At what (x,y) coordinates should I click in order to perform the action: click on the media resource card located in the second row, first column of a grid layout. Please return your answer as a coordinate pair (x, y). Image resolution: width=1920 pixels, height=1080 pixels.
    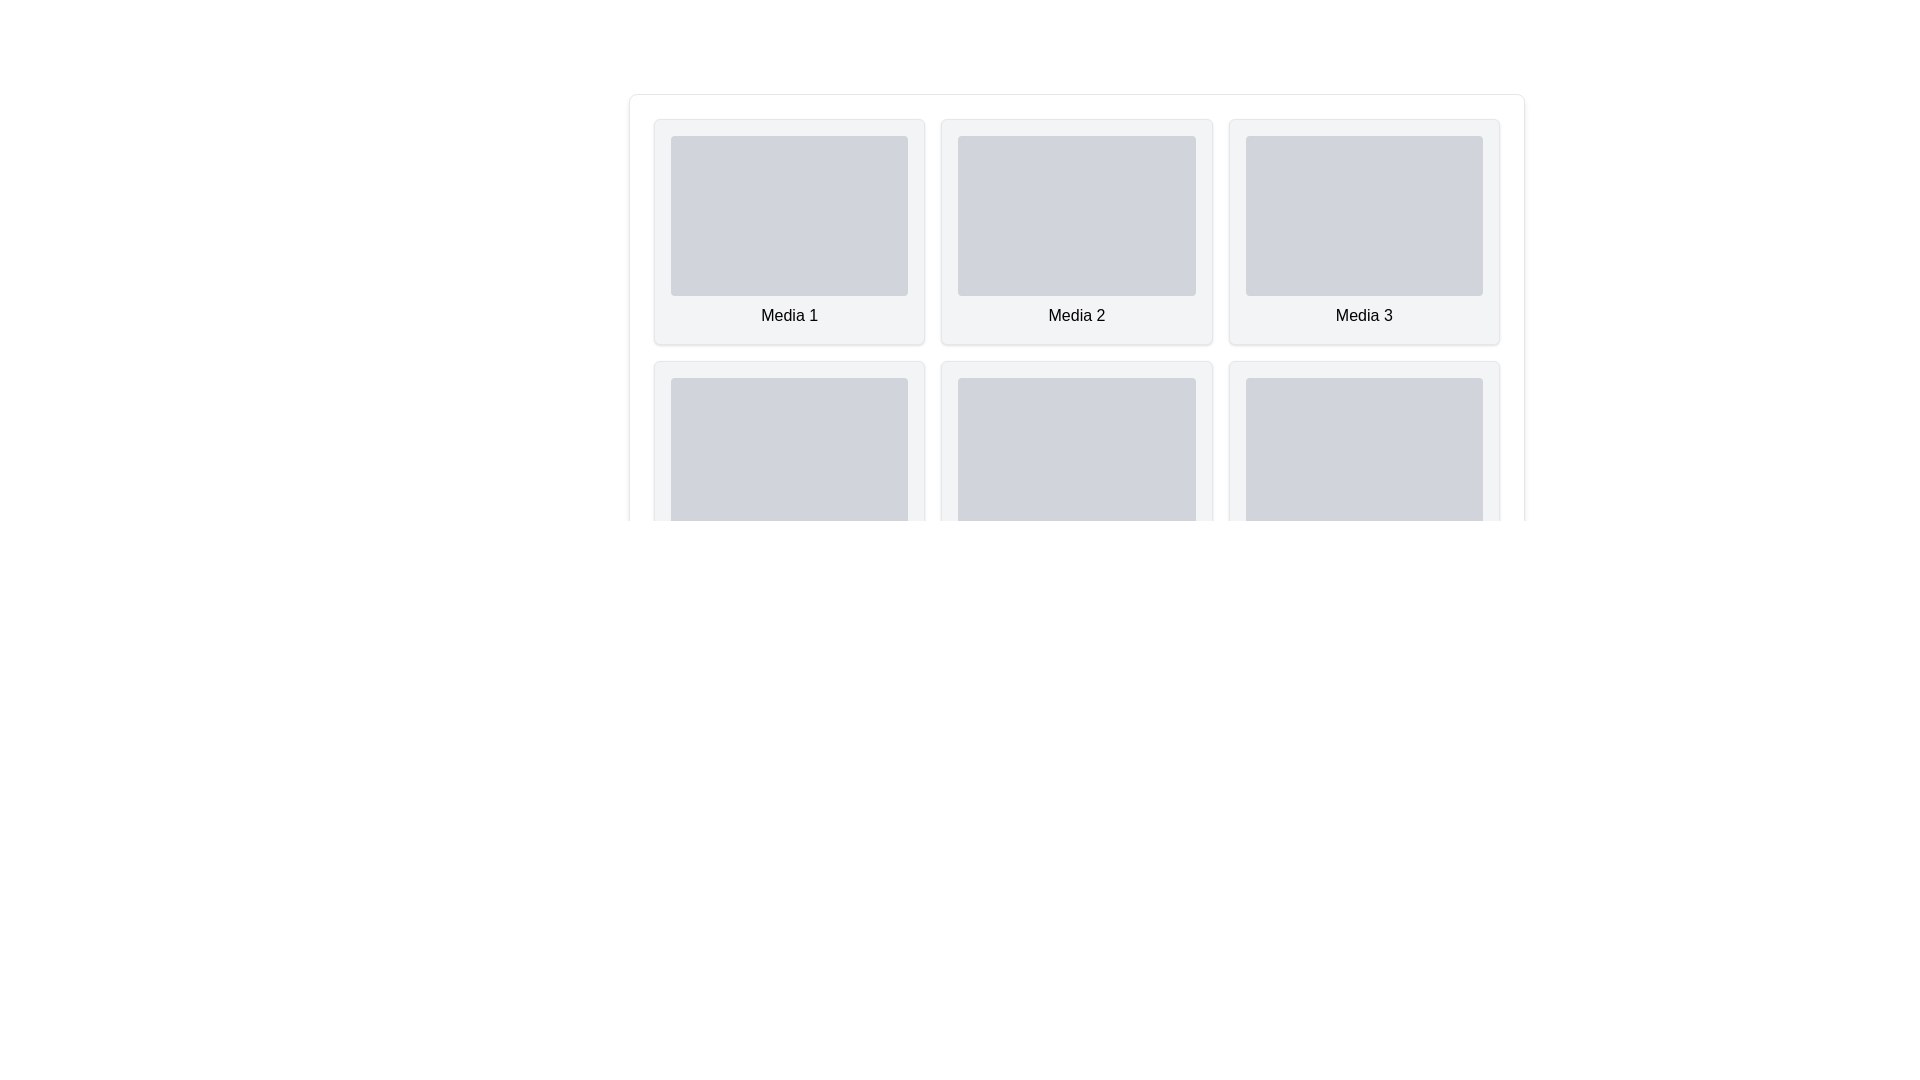
    Looking at the image, I should click on (788, 474).